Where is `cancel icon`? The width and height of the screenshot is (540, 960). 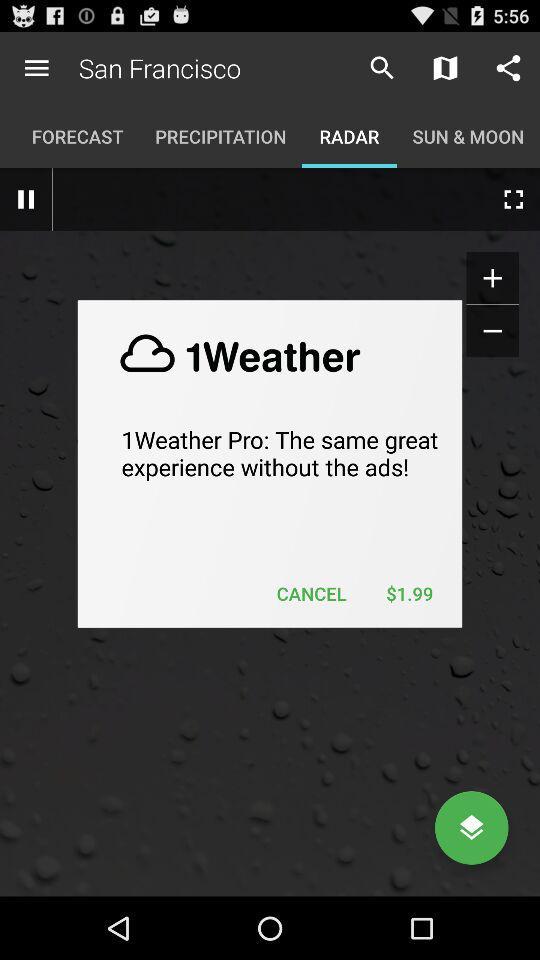
cancel icon is located at coordinates (311, 593).